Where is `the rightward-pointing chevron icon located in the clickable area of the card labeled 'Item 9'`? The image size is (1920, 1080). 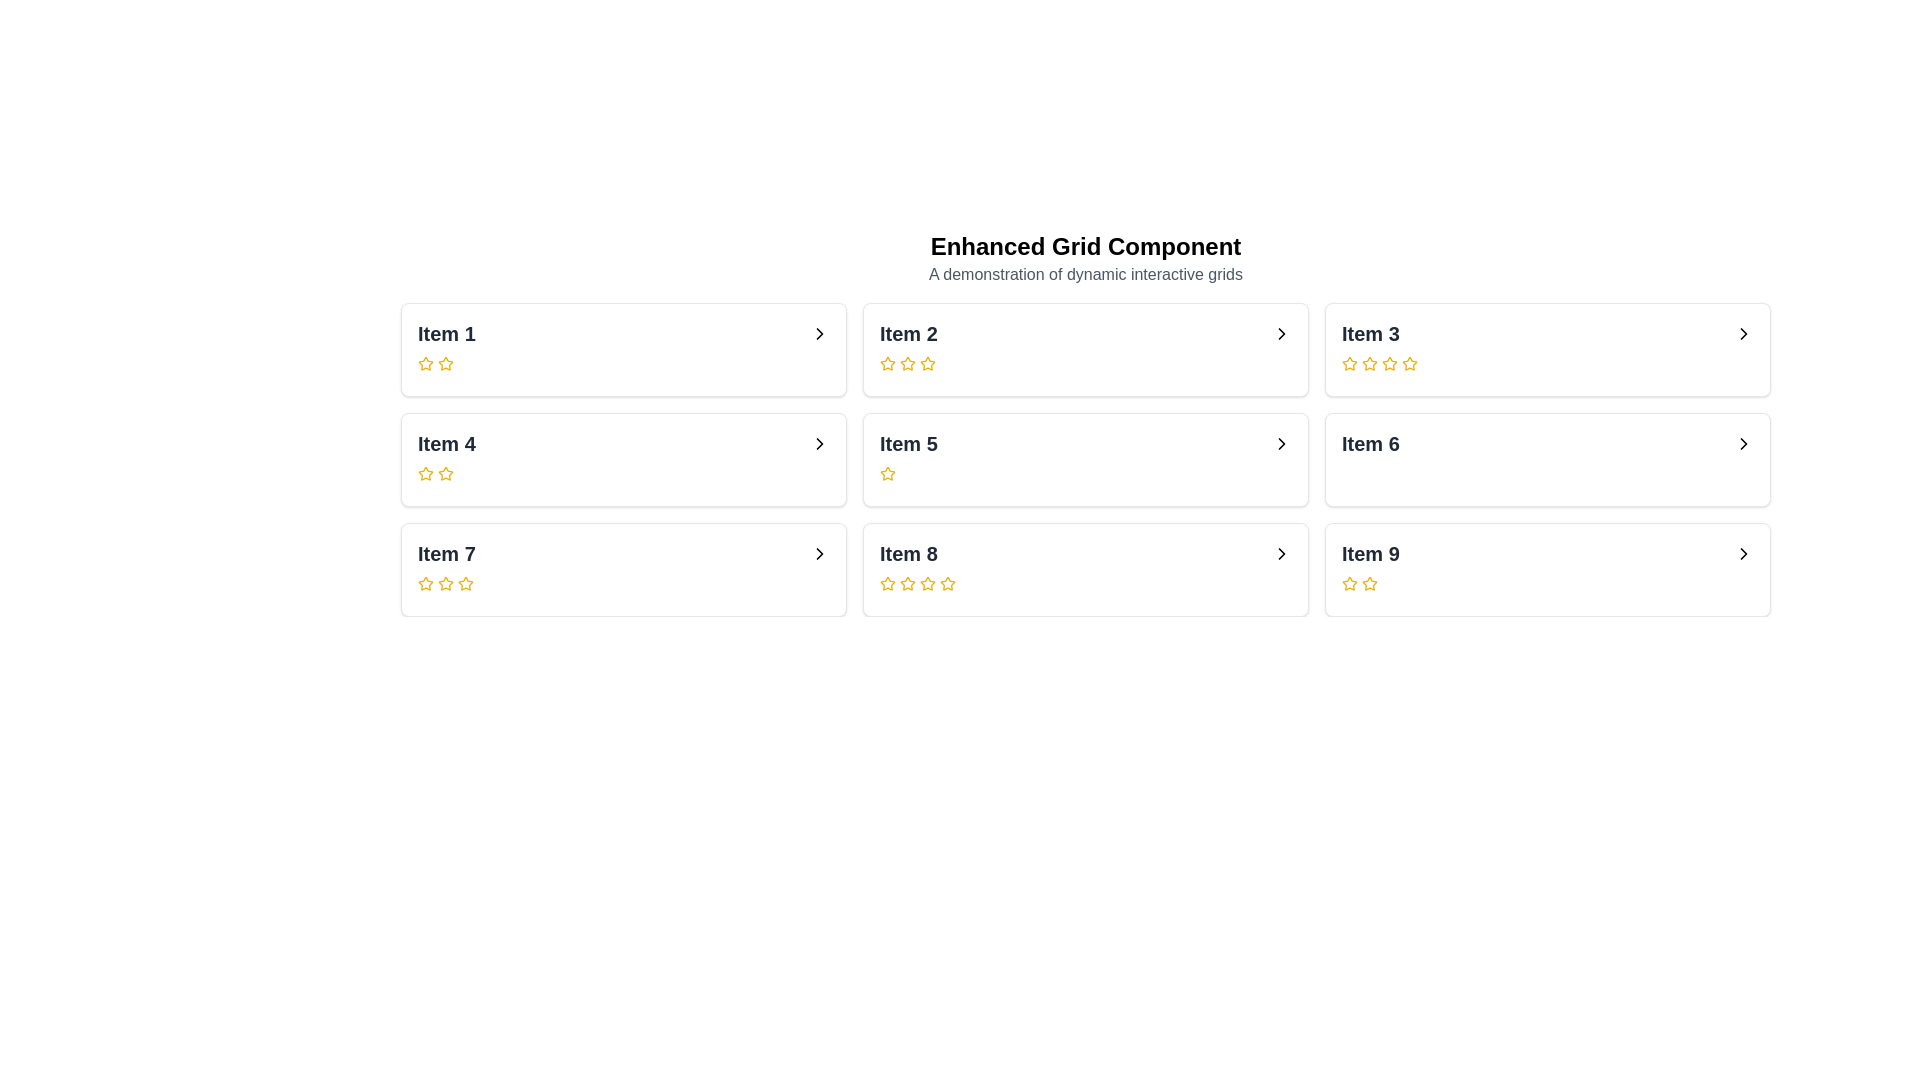 the rightward-pointing chevron icon located in the clickable area of the card labeled 'Item 9' is located at coordinates (1281, 554).